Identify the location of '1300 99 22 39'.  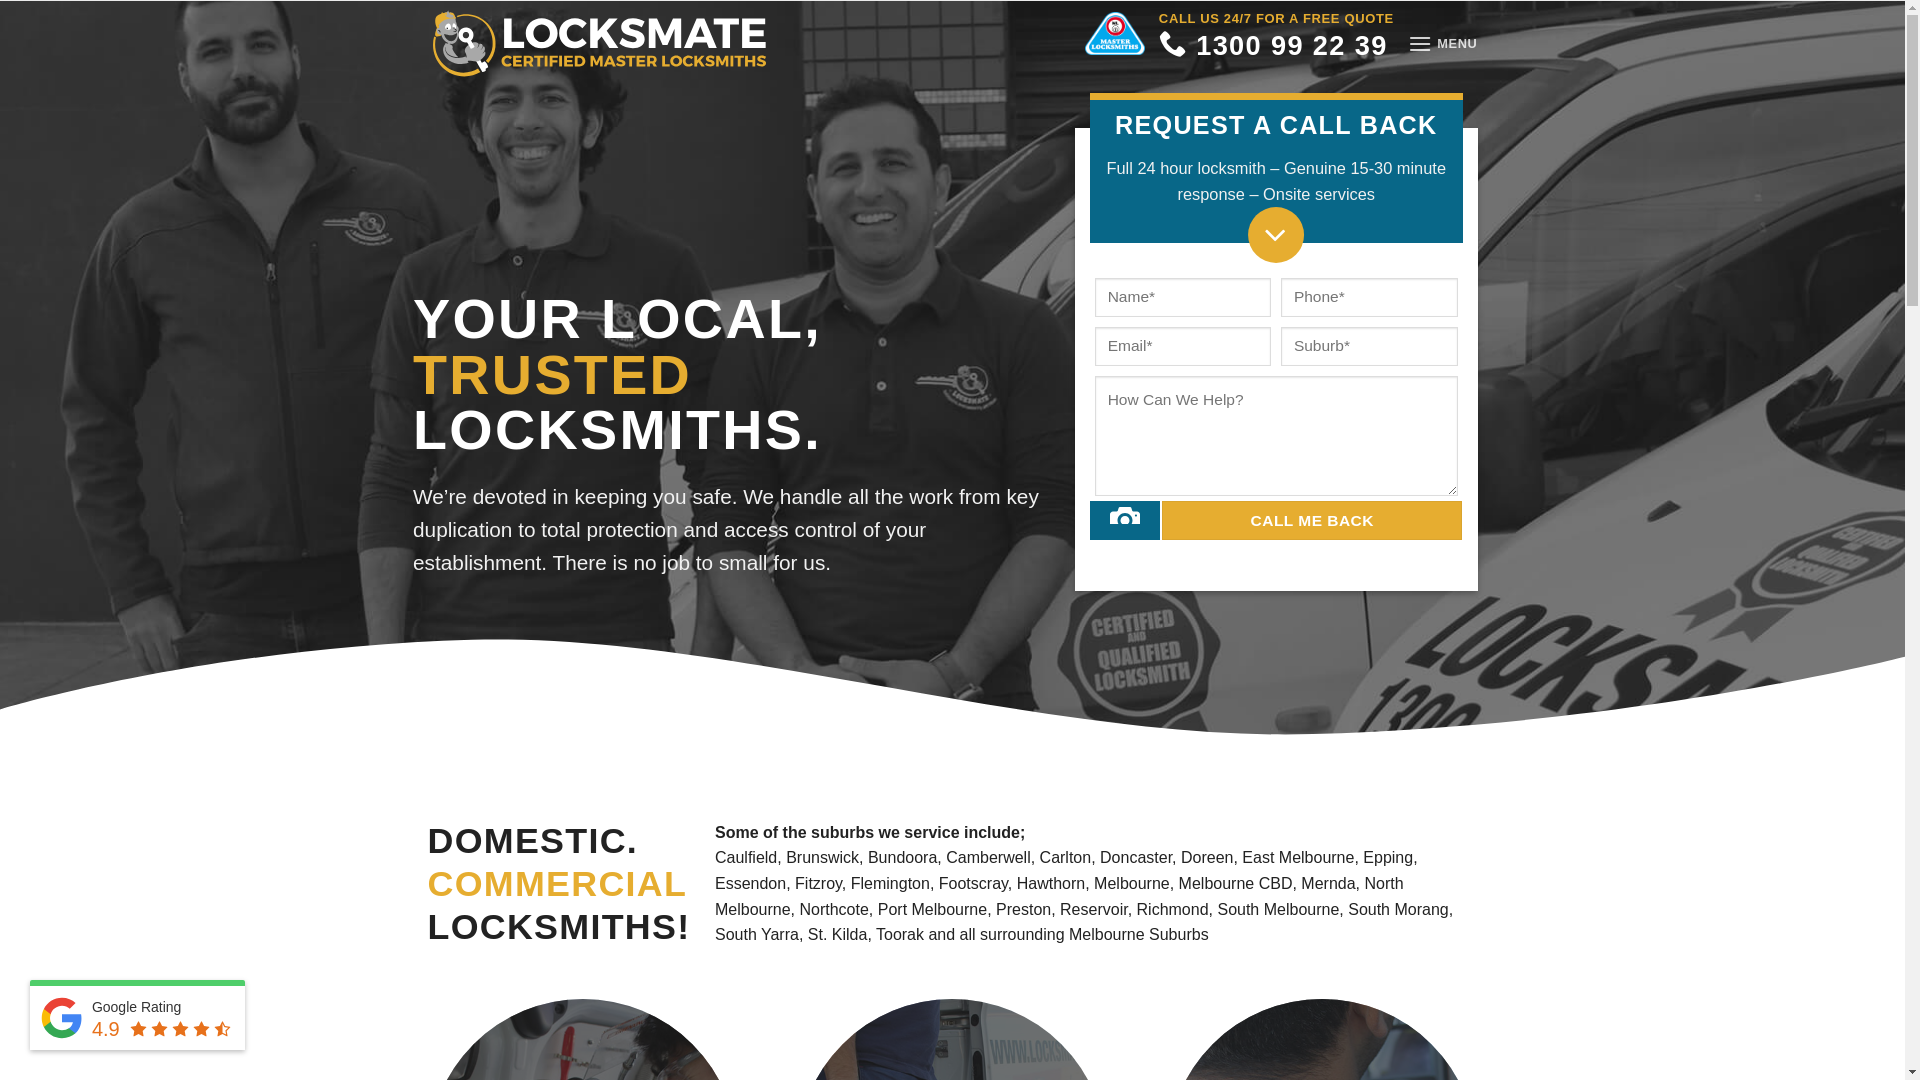
(1272, 50).